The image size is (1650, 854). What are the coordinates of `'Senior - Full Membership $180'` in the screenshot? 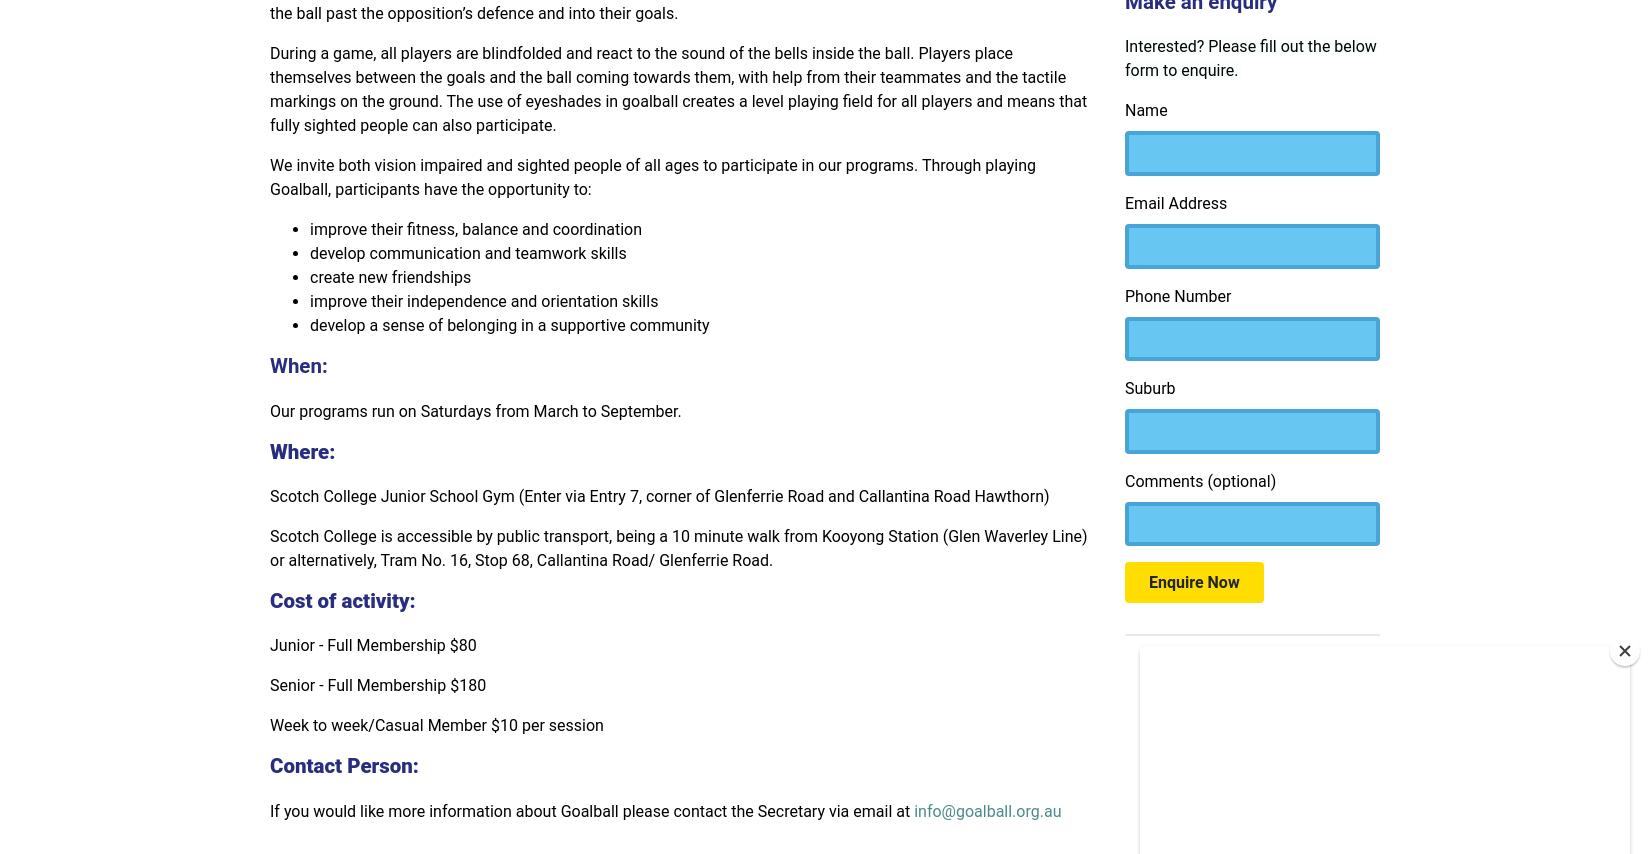 It's located at (378, 684).